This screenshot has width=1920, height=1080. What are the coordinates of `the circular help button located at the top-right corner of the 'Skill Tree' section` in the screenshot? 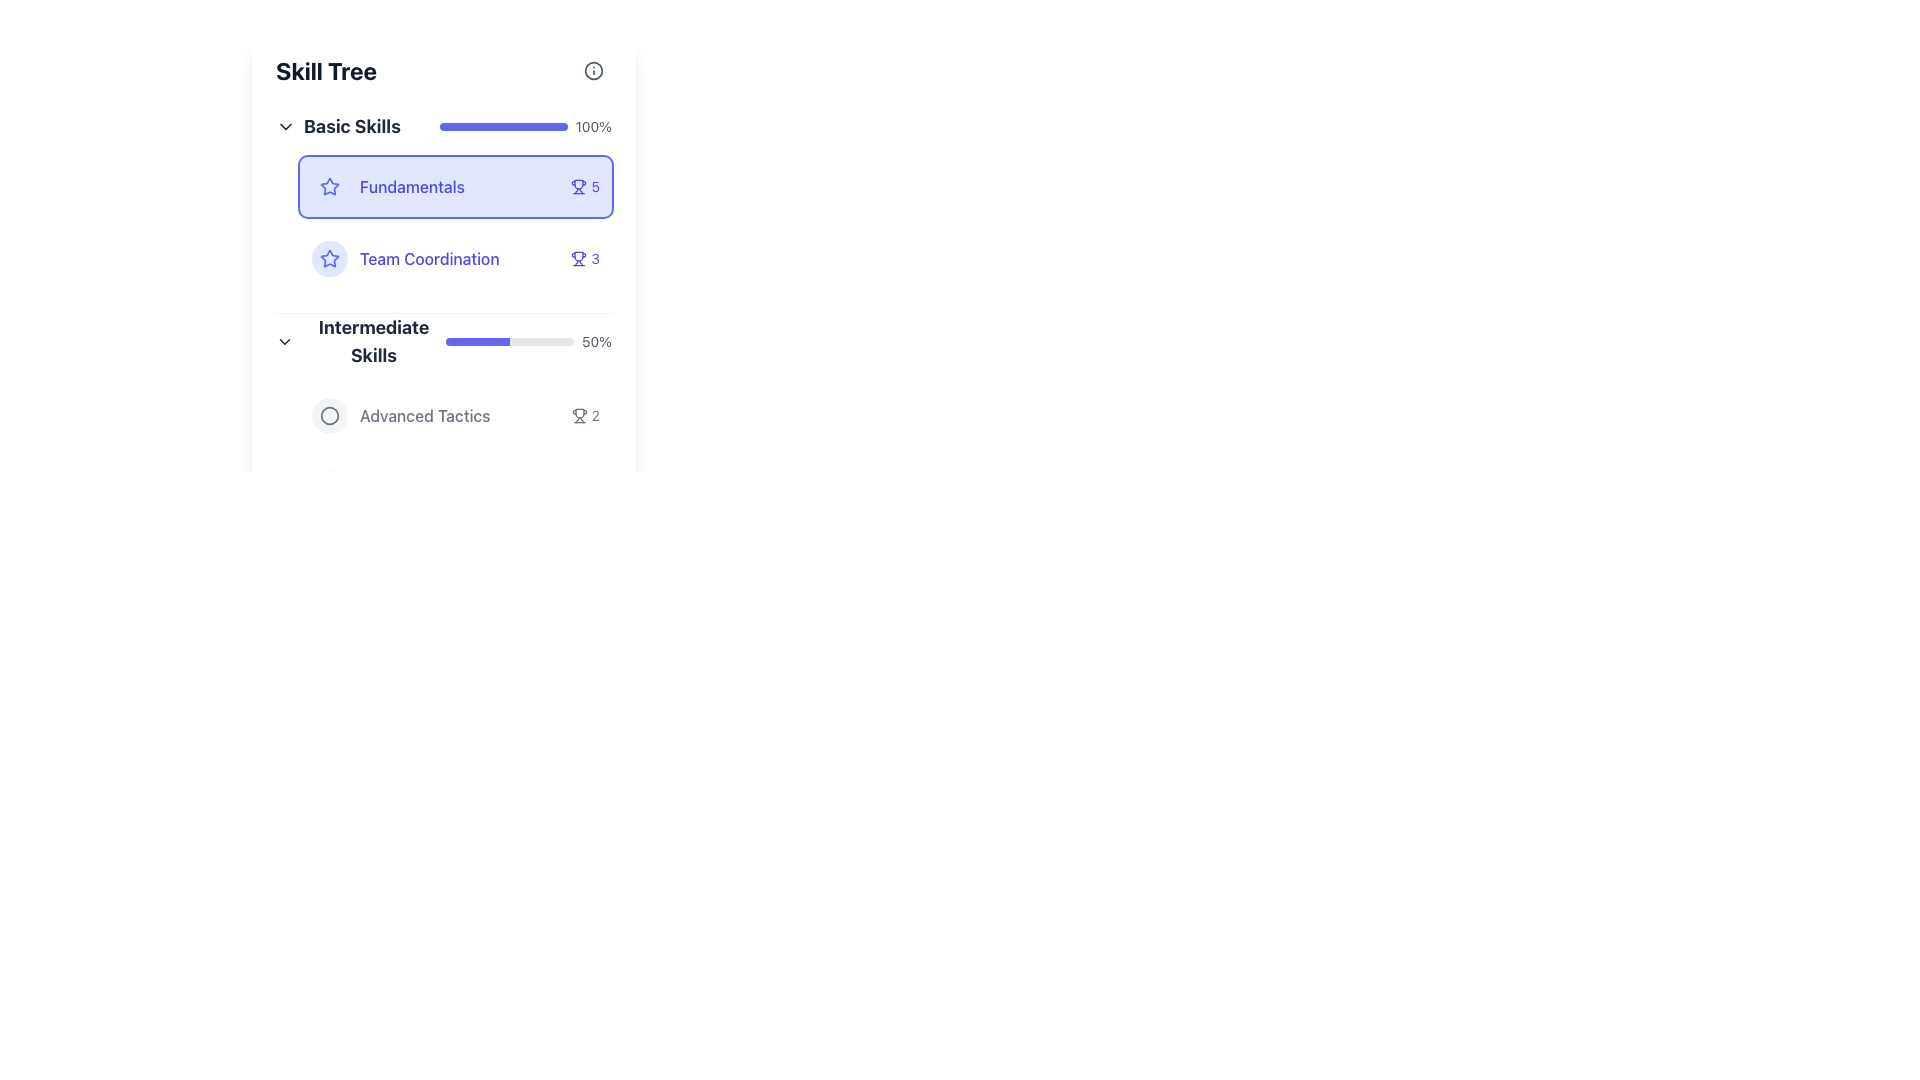 It's located at (593, 69).